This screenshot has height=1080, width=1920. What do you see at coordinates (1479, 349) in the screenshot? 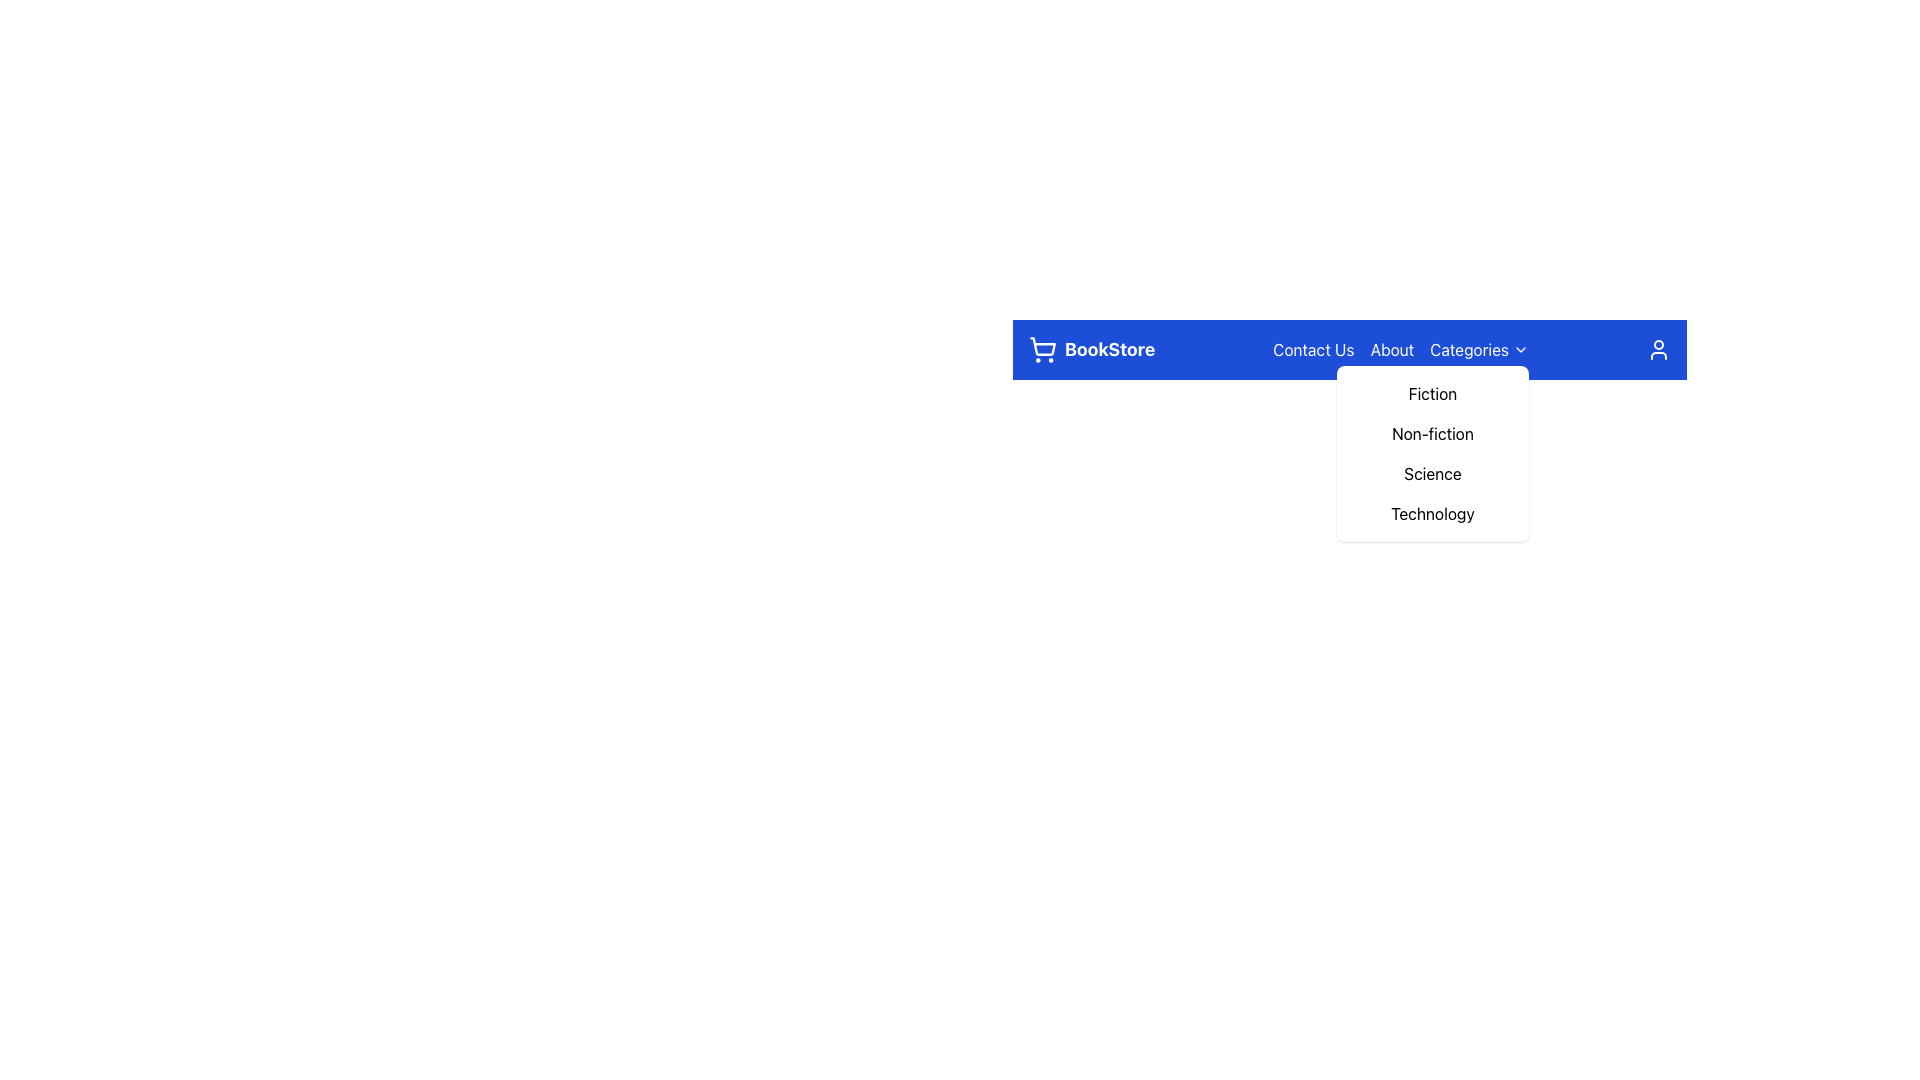
I see `the 'Categories' dropdown menu on the blue navigation bar` at bounding box center [1479, 349].